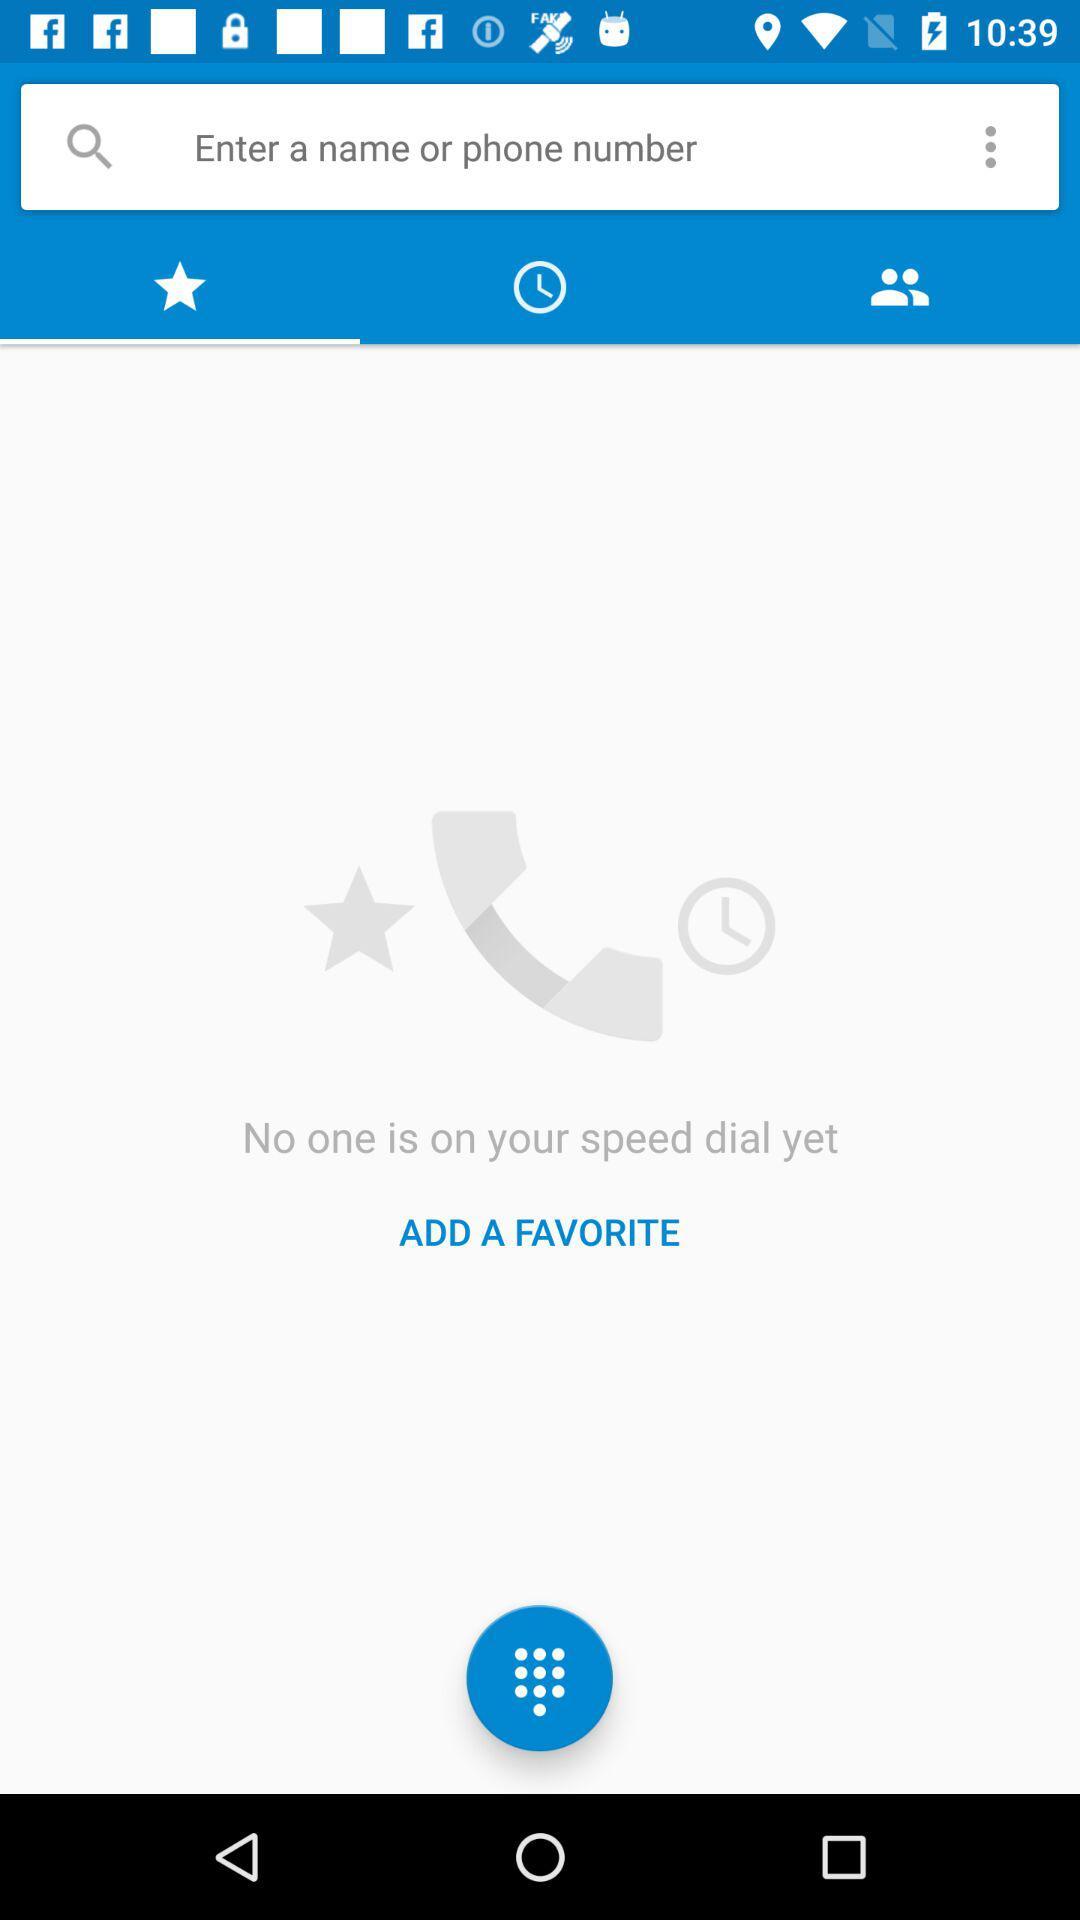  I want to click on the dialpad icon, so click(540, 1678).